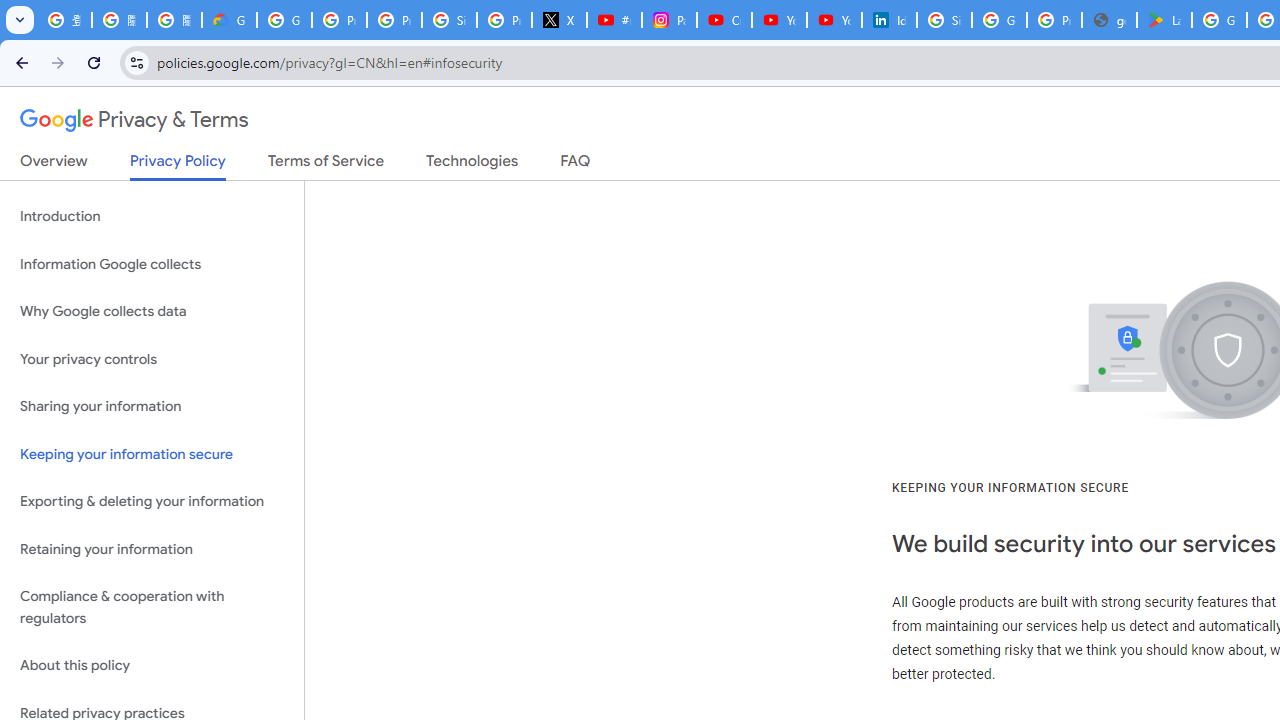 This screenshot has width=1280, height=720. I want to click on 'YouTube Culture & Trends - YouTube Top 10, 2021', so click(833, 20).